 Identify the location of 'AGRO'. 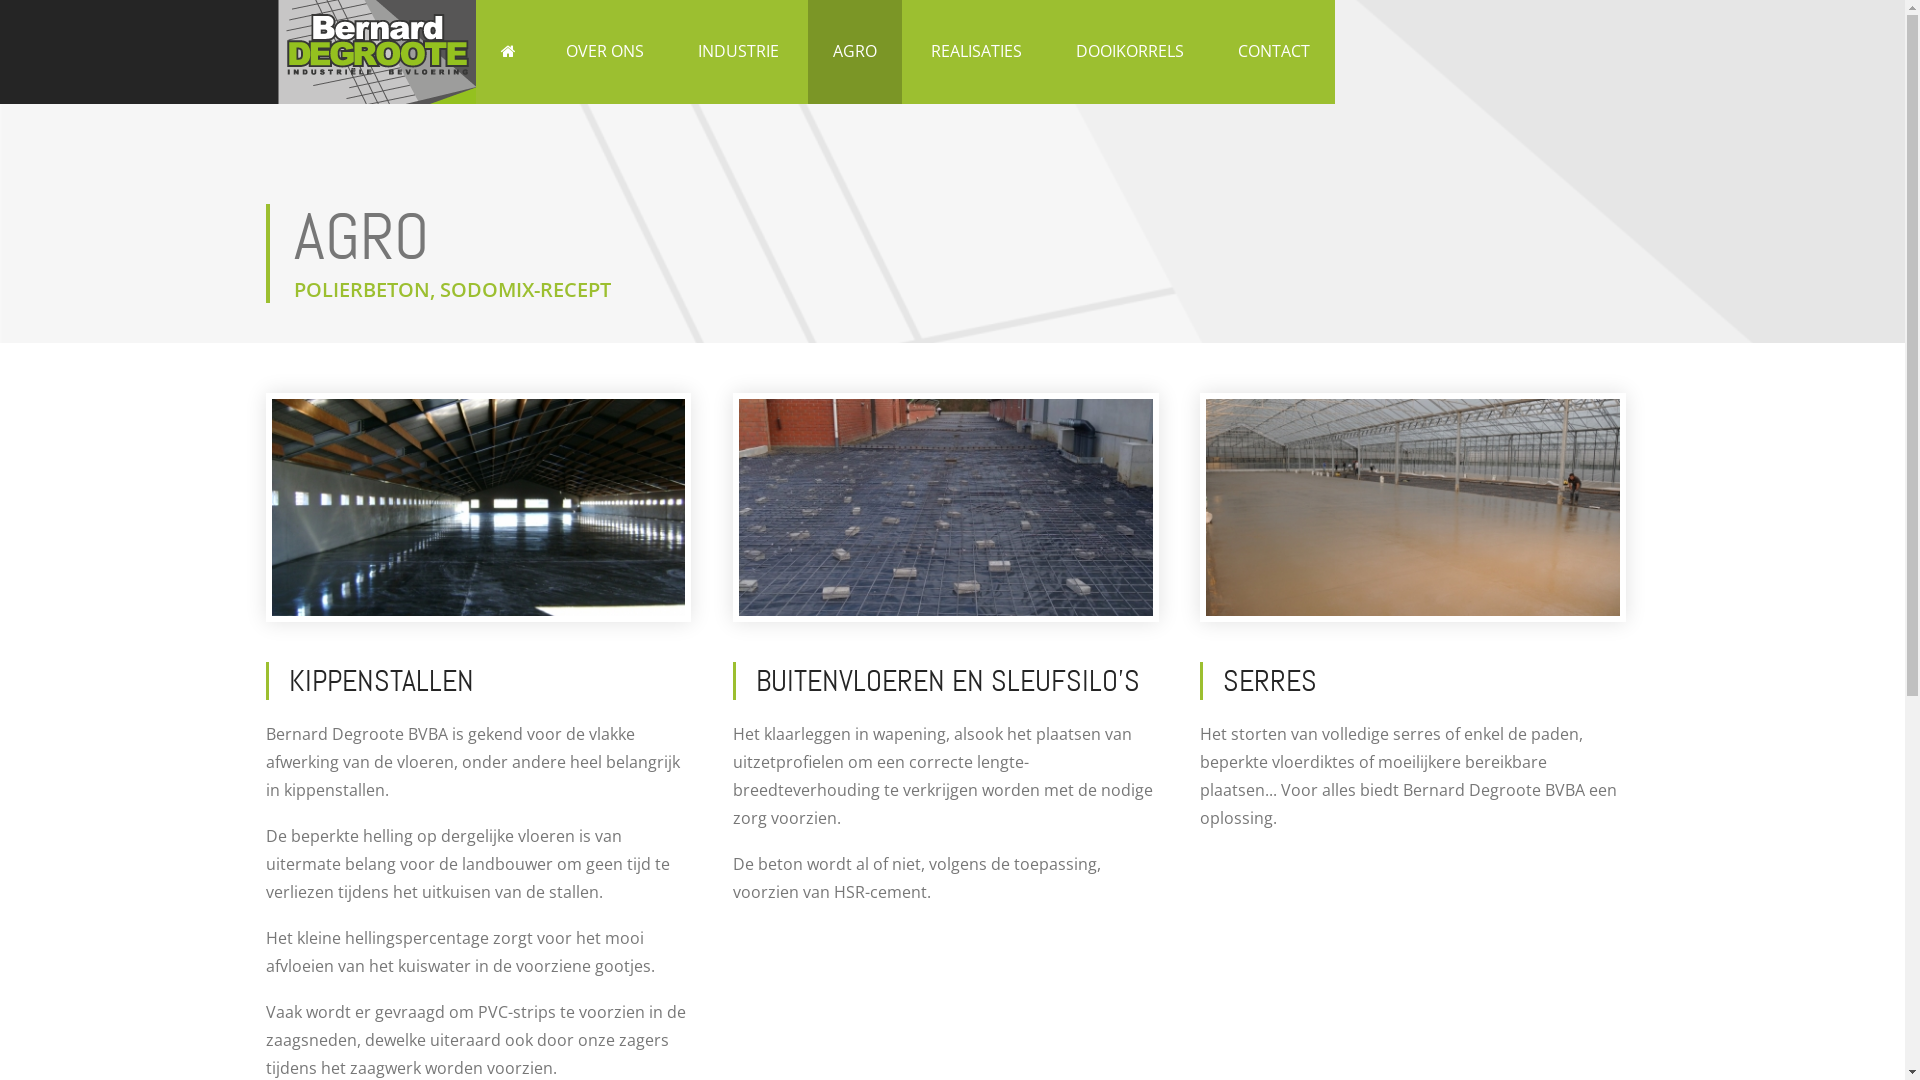
(854, 50).